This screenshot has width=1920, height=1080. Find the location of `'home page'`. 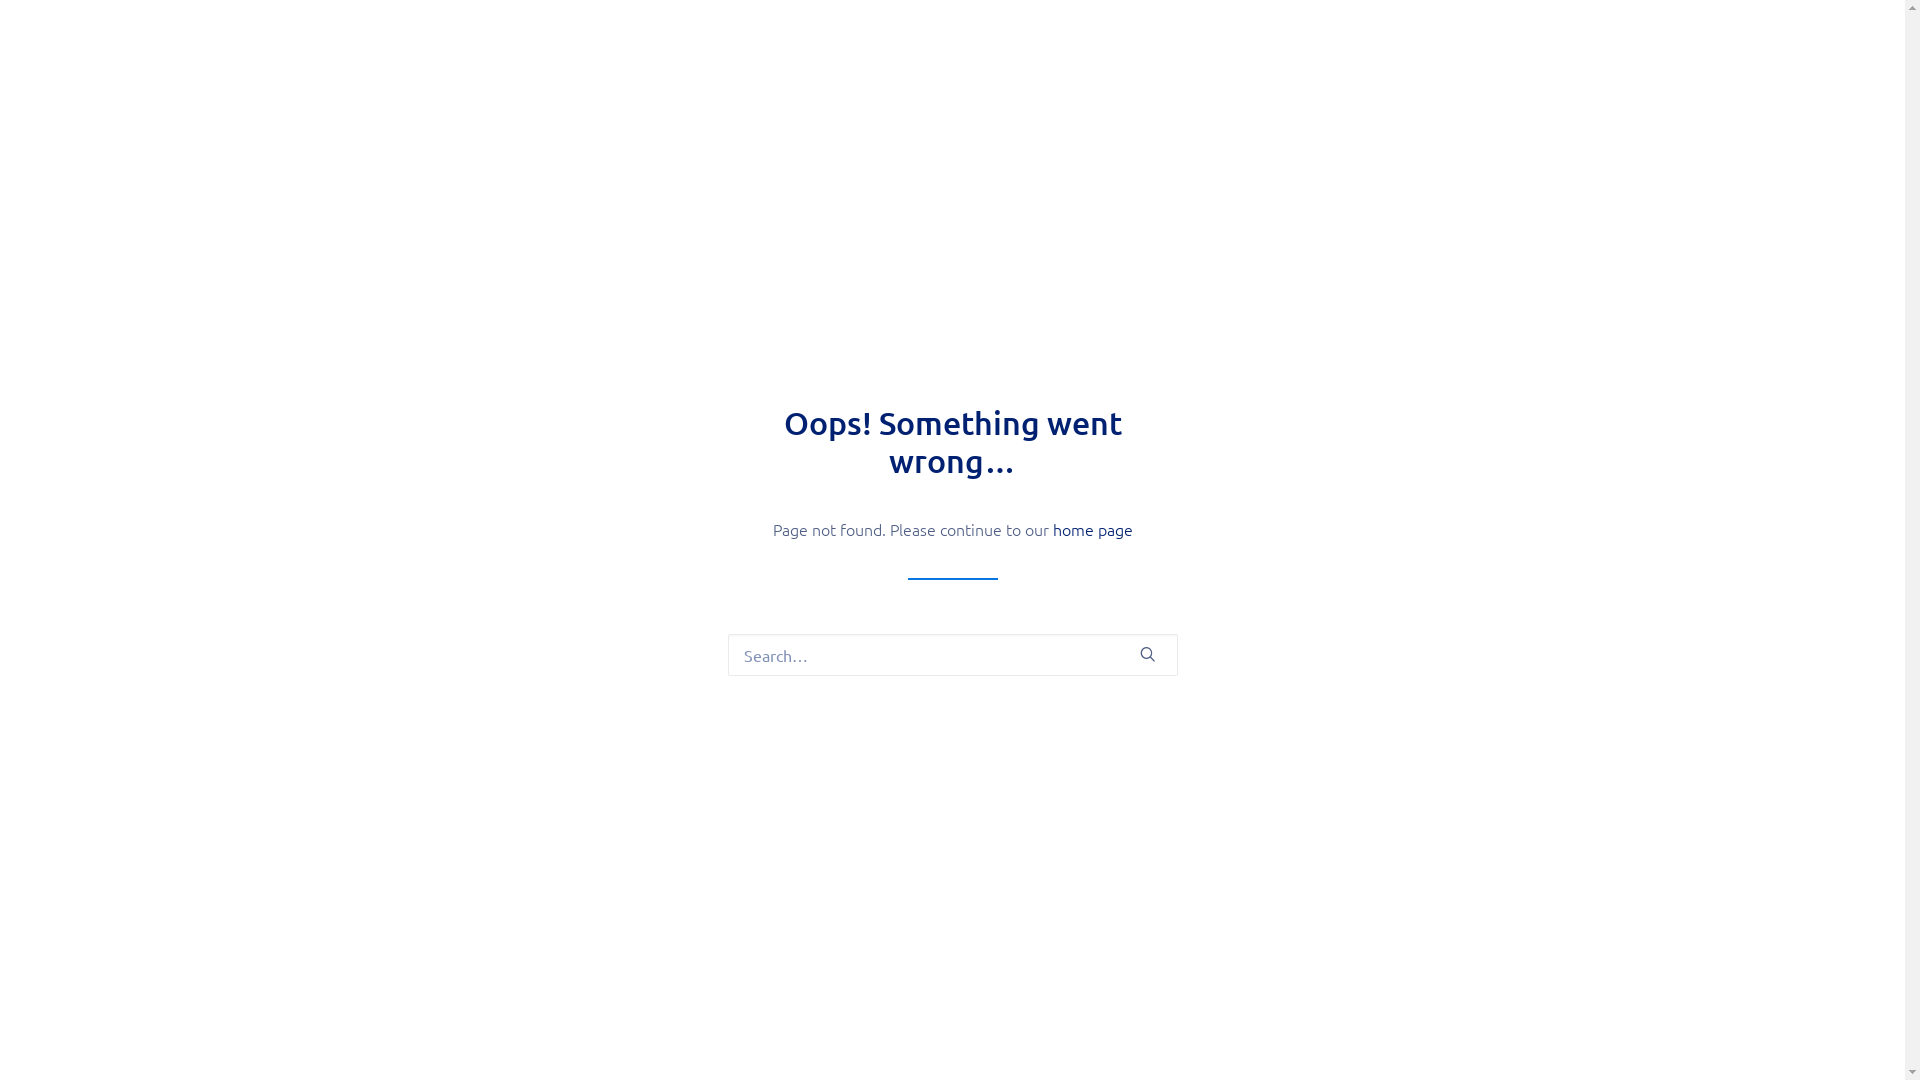

'home page' is located at coordinates (1091, 527).